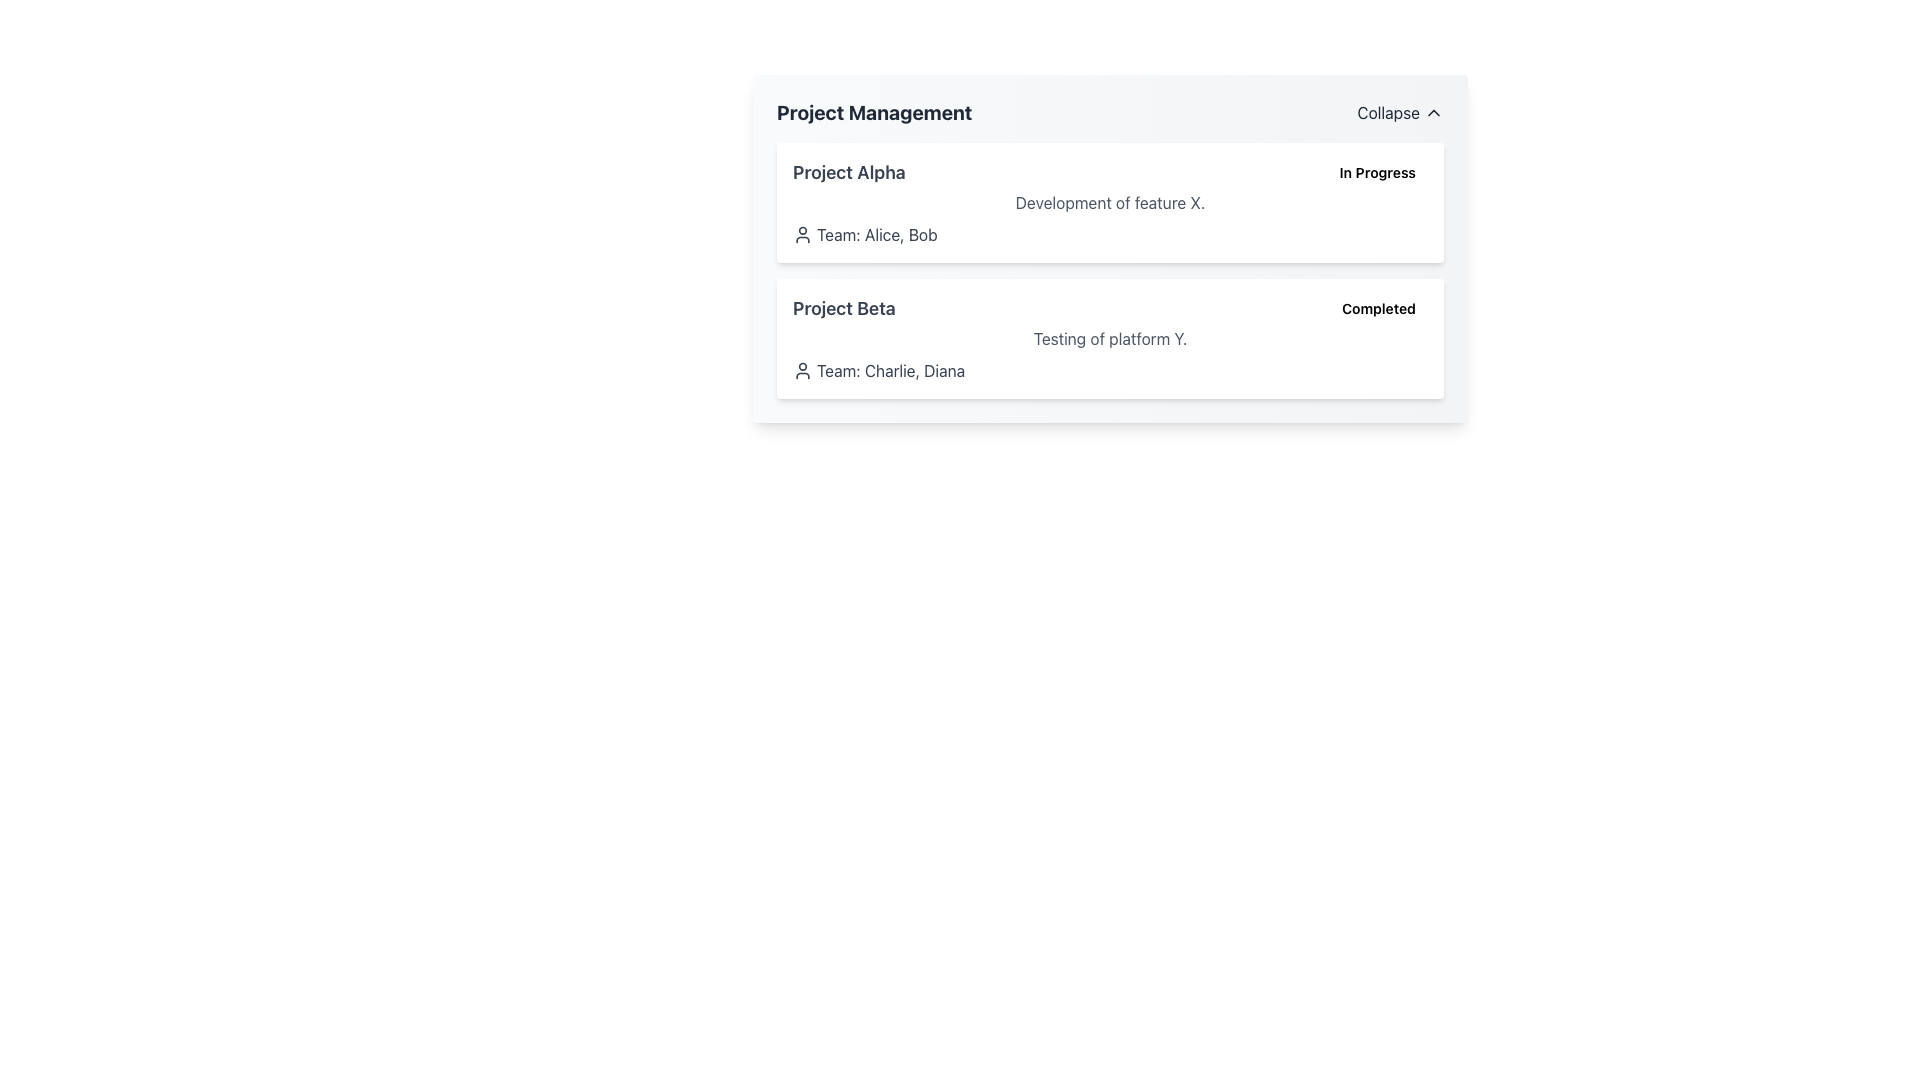 The width and height of the screenshot is (1920, 1080). What do you see at coordinates (1377, 308) in the screenshot?
I see `the status indicator badge for 'Project Beta' located in the second row of the list, positioned to the far-right of the label` at bounding box center [1377, 308].